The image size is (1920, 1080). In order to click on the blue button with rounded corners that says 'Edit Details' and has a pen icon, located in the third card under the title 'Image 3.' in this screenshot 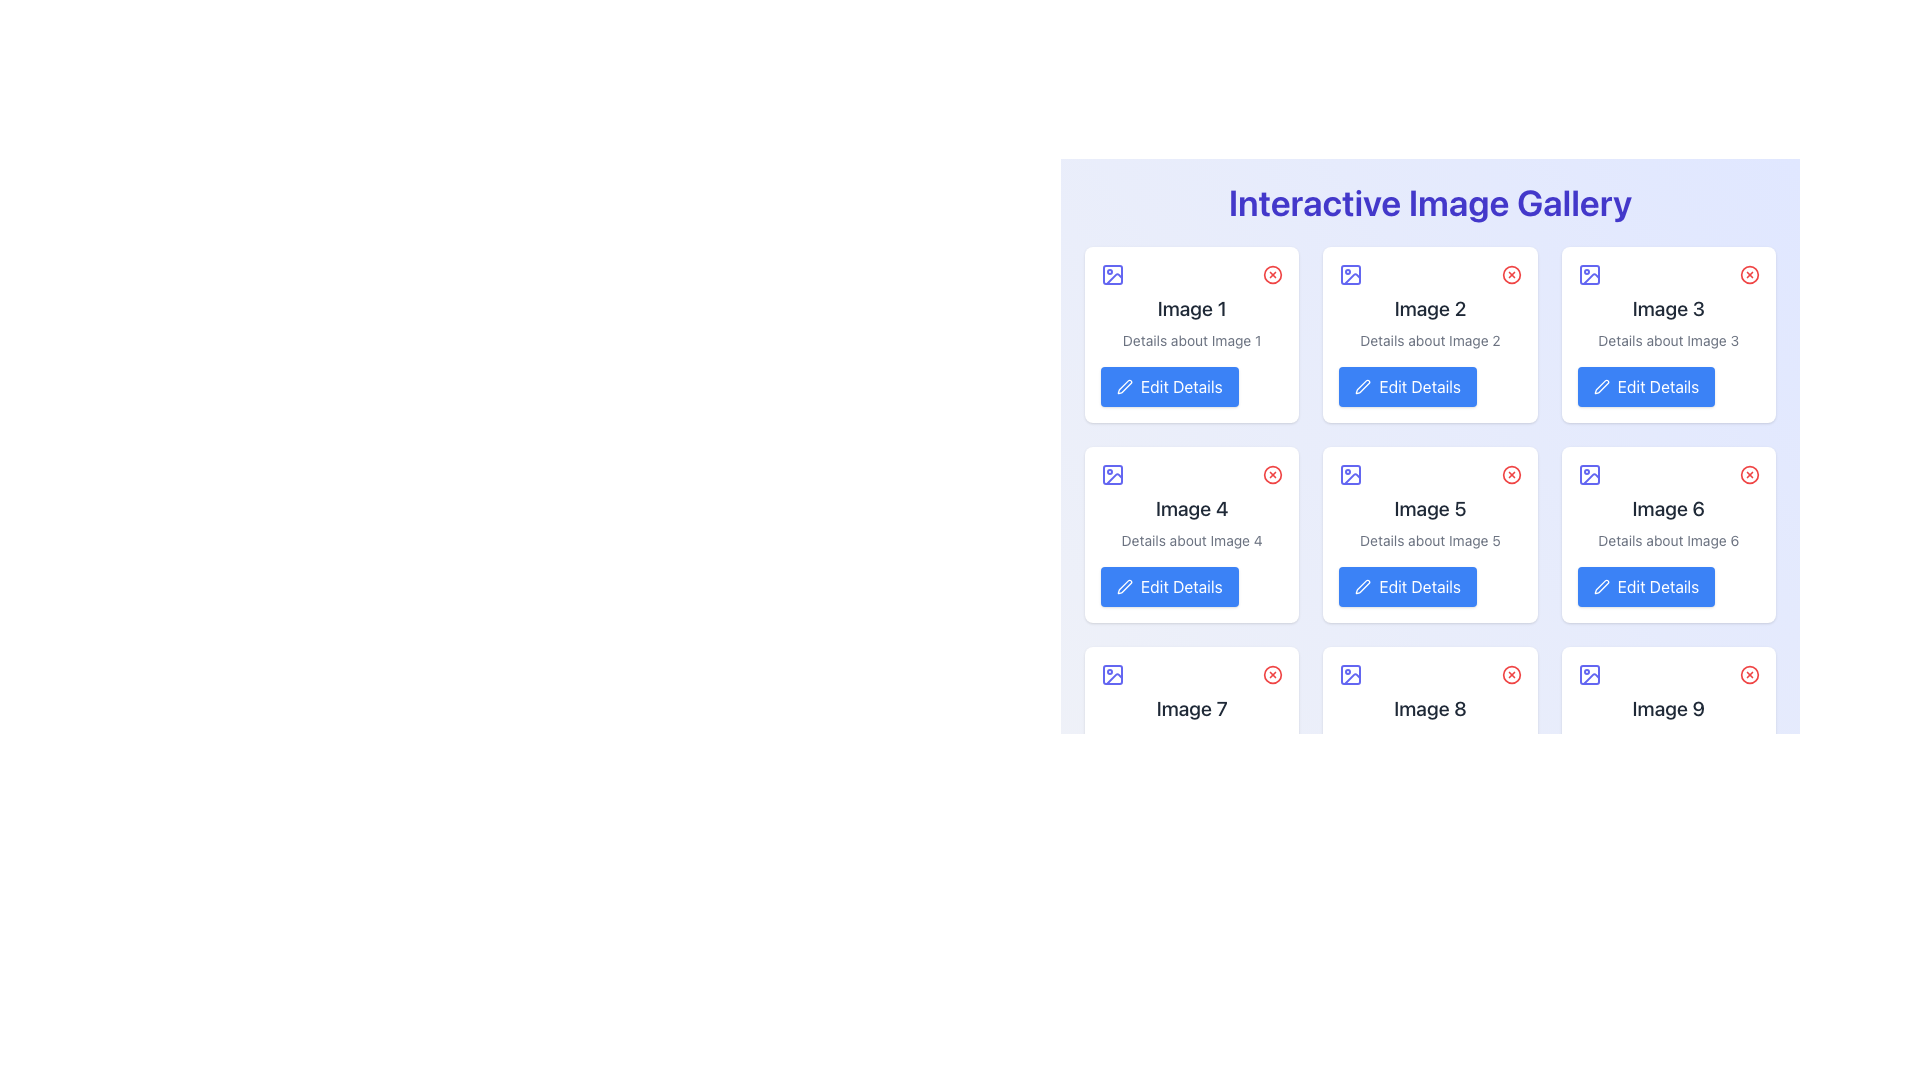, I will do `click(1646, 386)`.